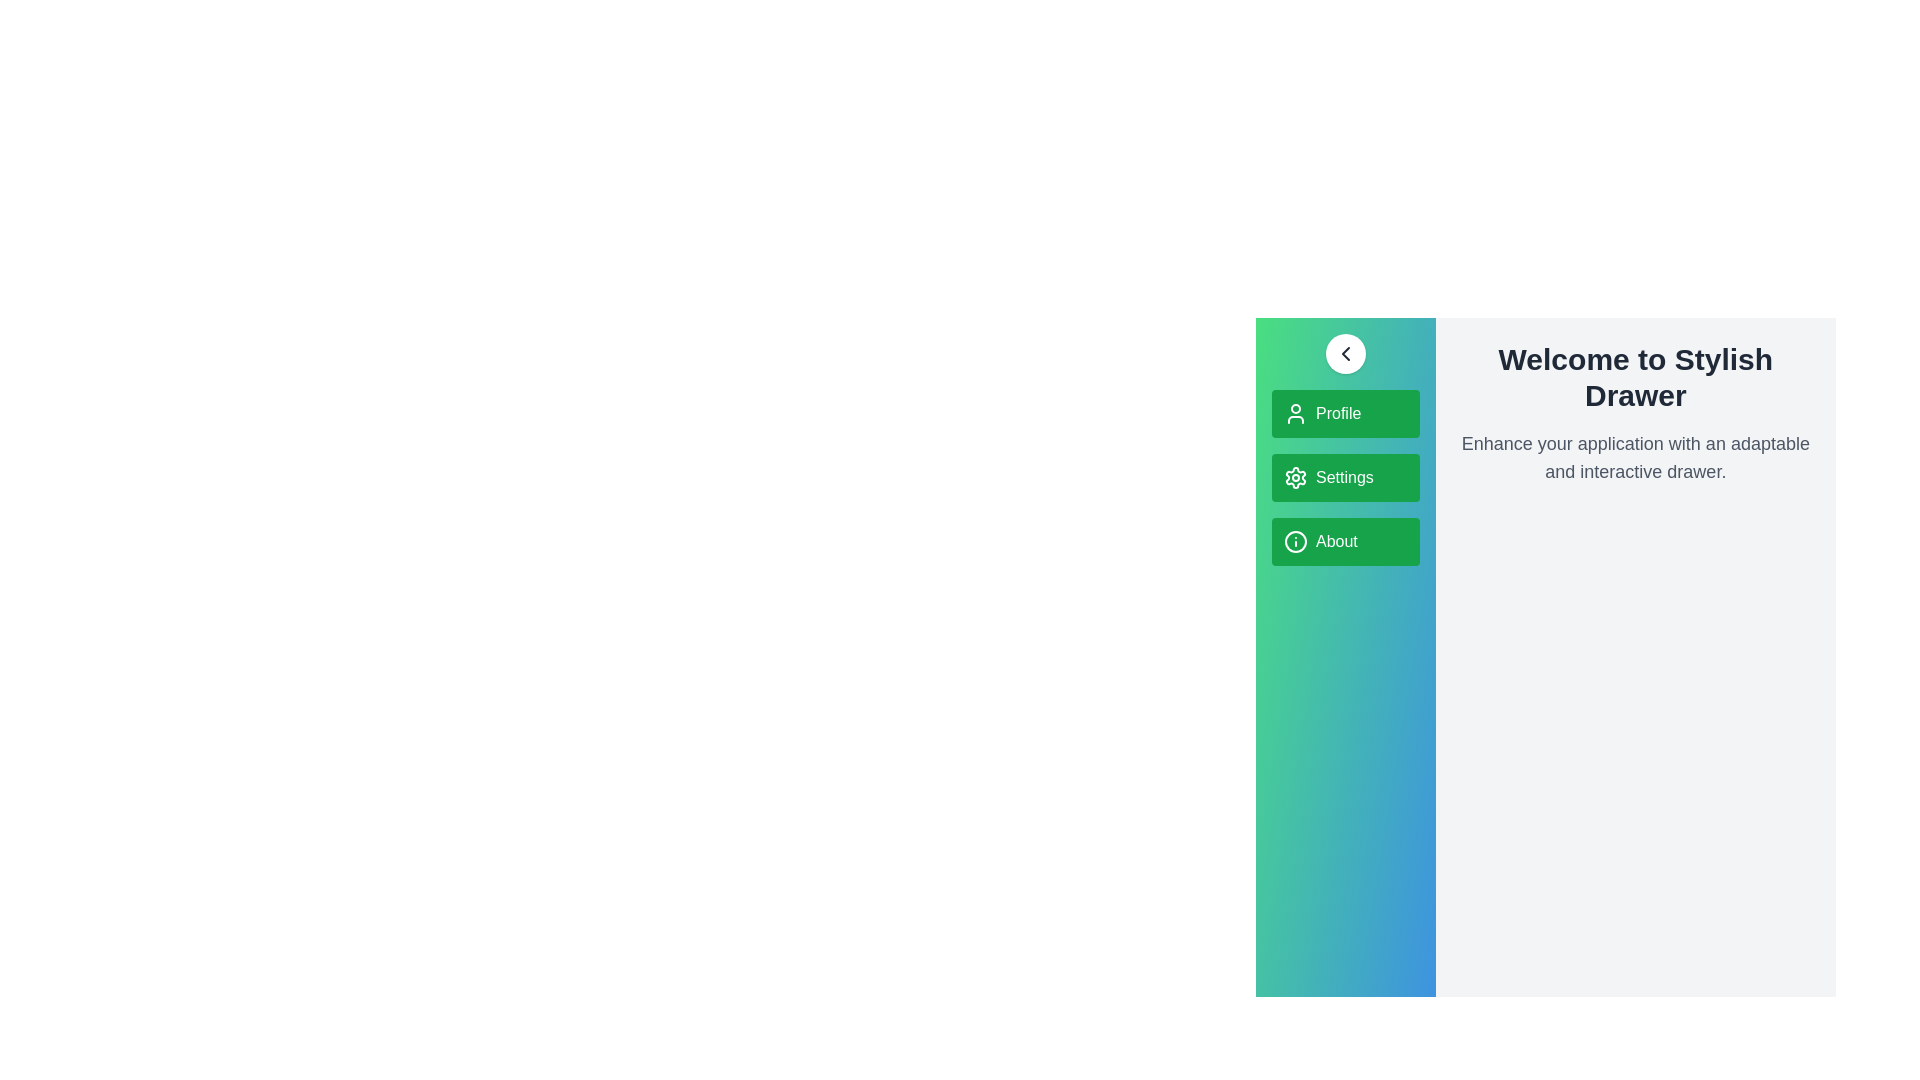  What do you see at coordinates (1345, 478) in the screenshot?
I see `the menu item Settings to observe its hover effect` at bounding box center [1345, 478].